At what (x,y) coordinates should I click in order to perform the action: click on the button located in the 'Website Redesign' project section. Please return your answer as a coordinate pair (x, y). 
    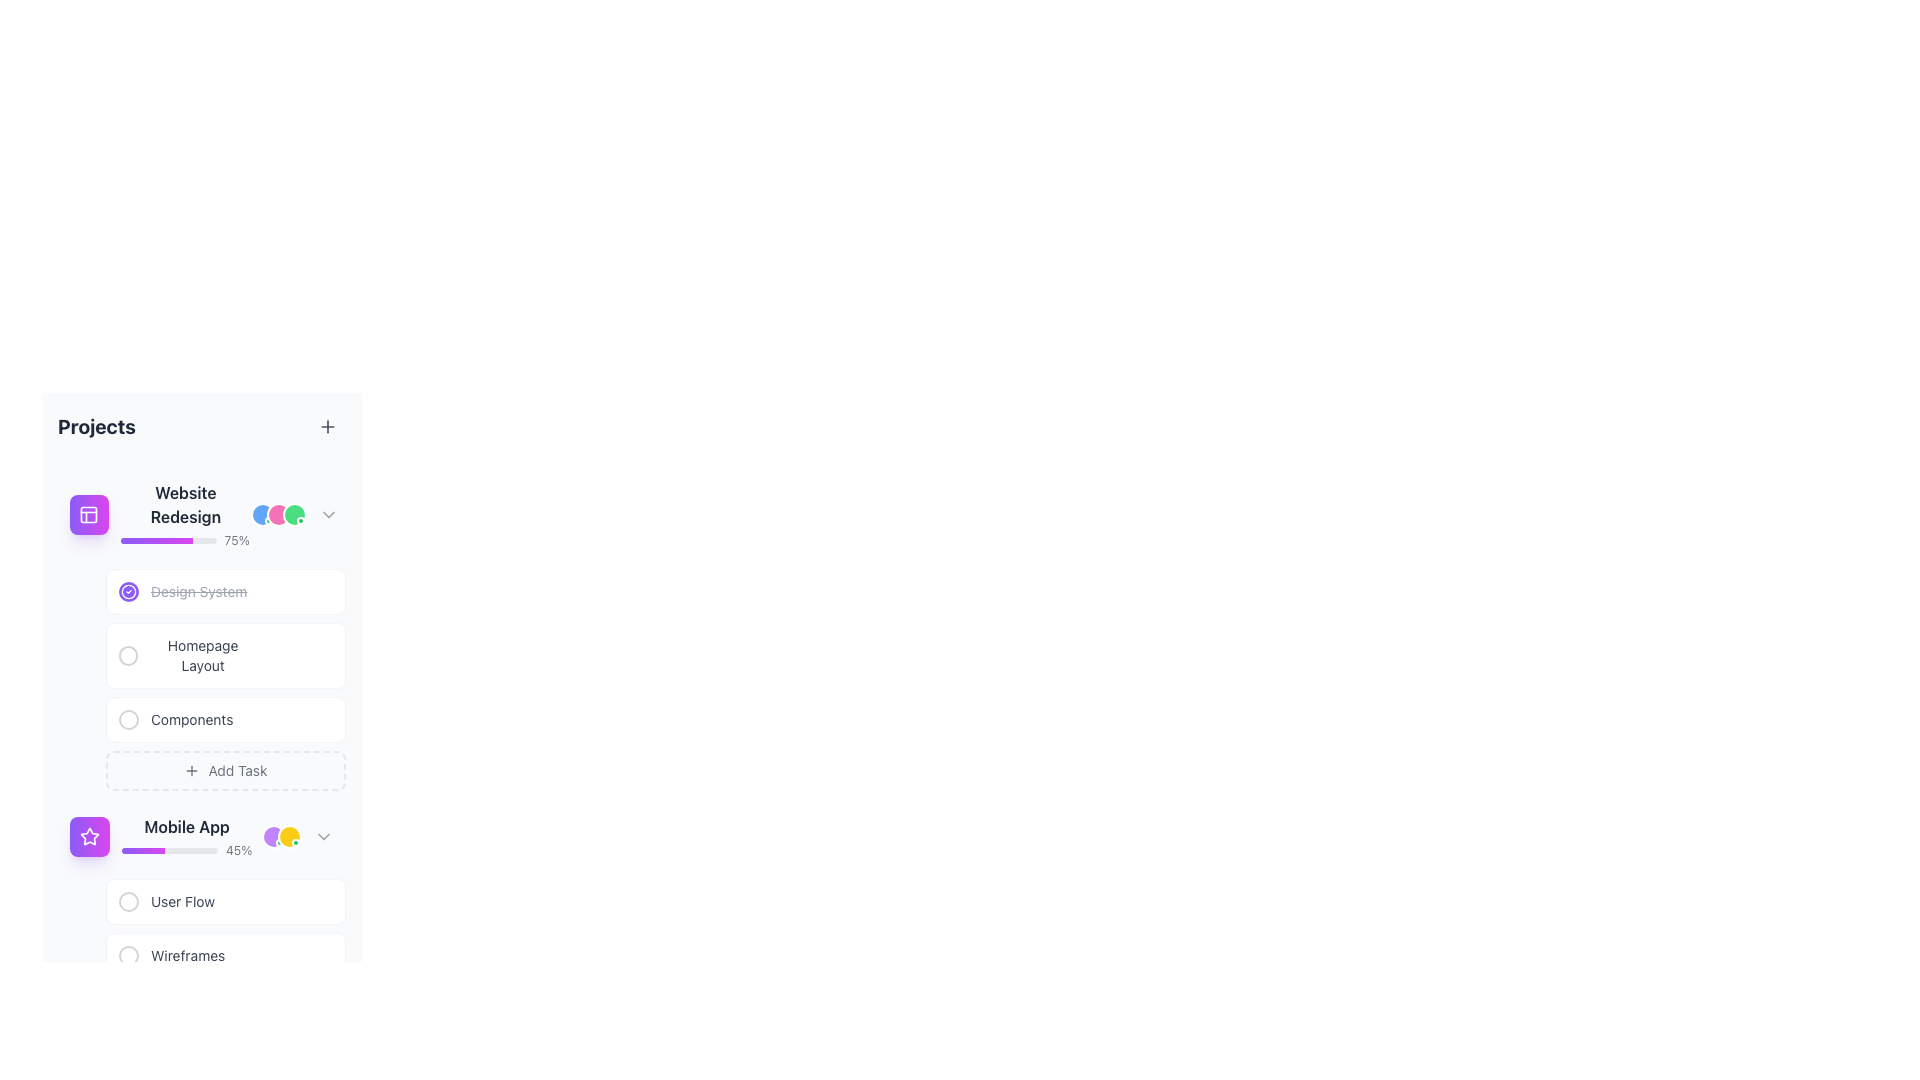
    Looking at the image, I should click on (225, 770).